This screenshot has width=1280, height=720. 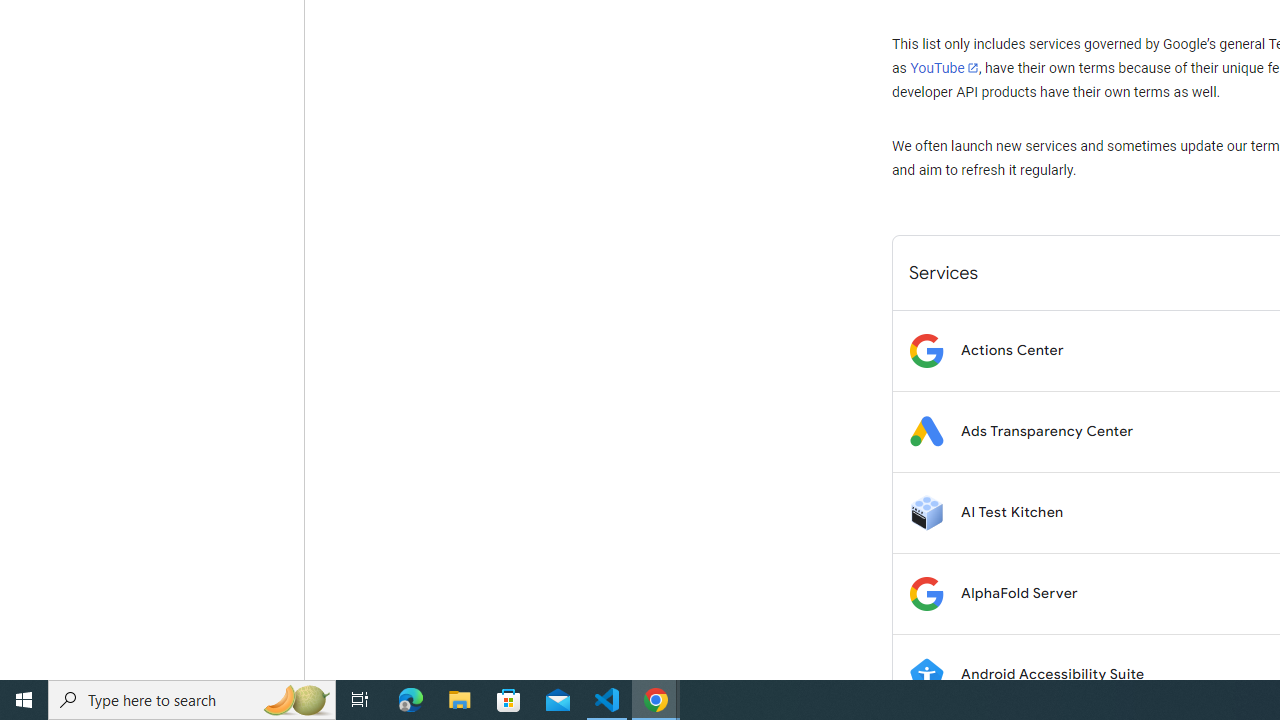 I want to click on 'Logo for Android Accessibility Suite', so click(x=925, y=674).